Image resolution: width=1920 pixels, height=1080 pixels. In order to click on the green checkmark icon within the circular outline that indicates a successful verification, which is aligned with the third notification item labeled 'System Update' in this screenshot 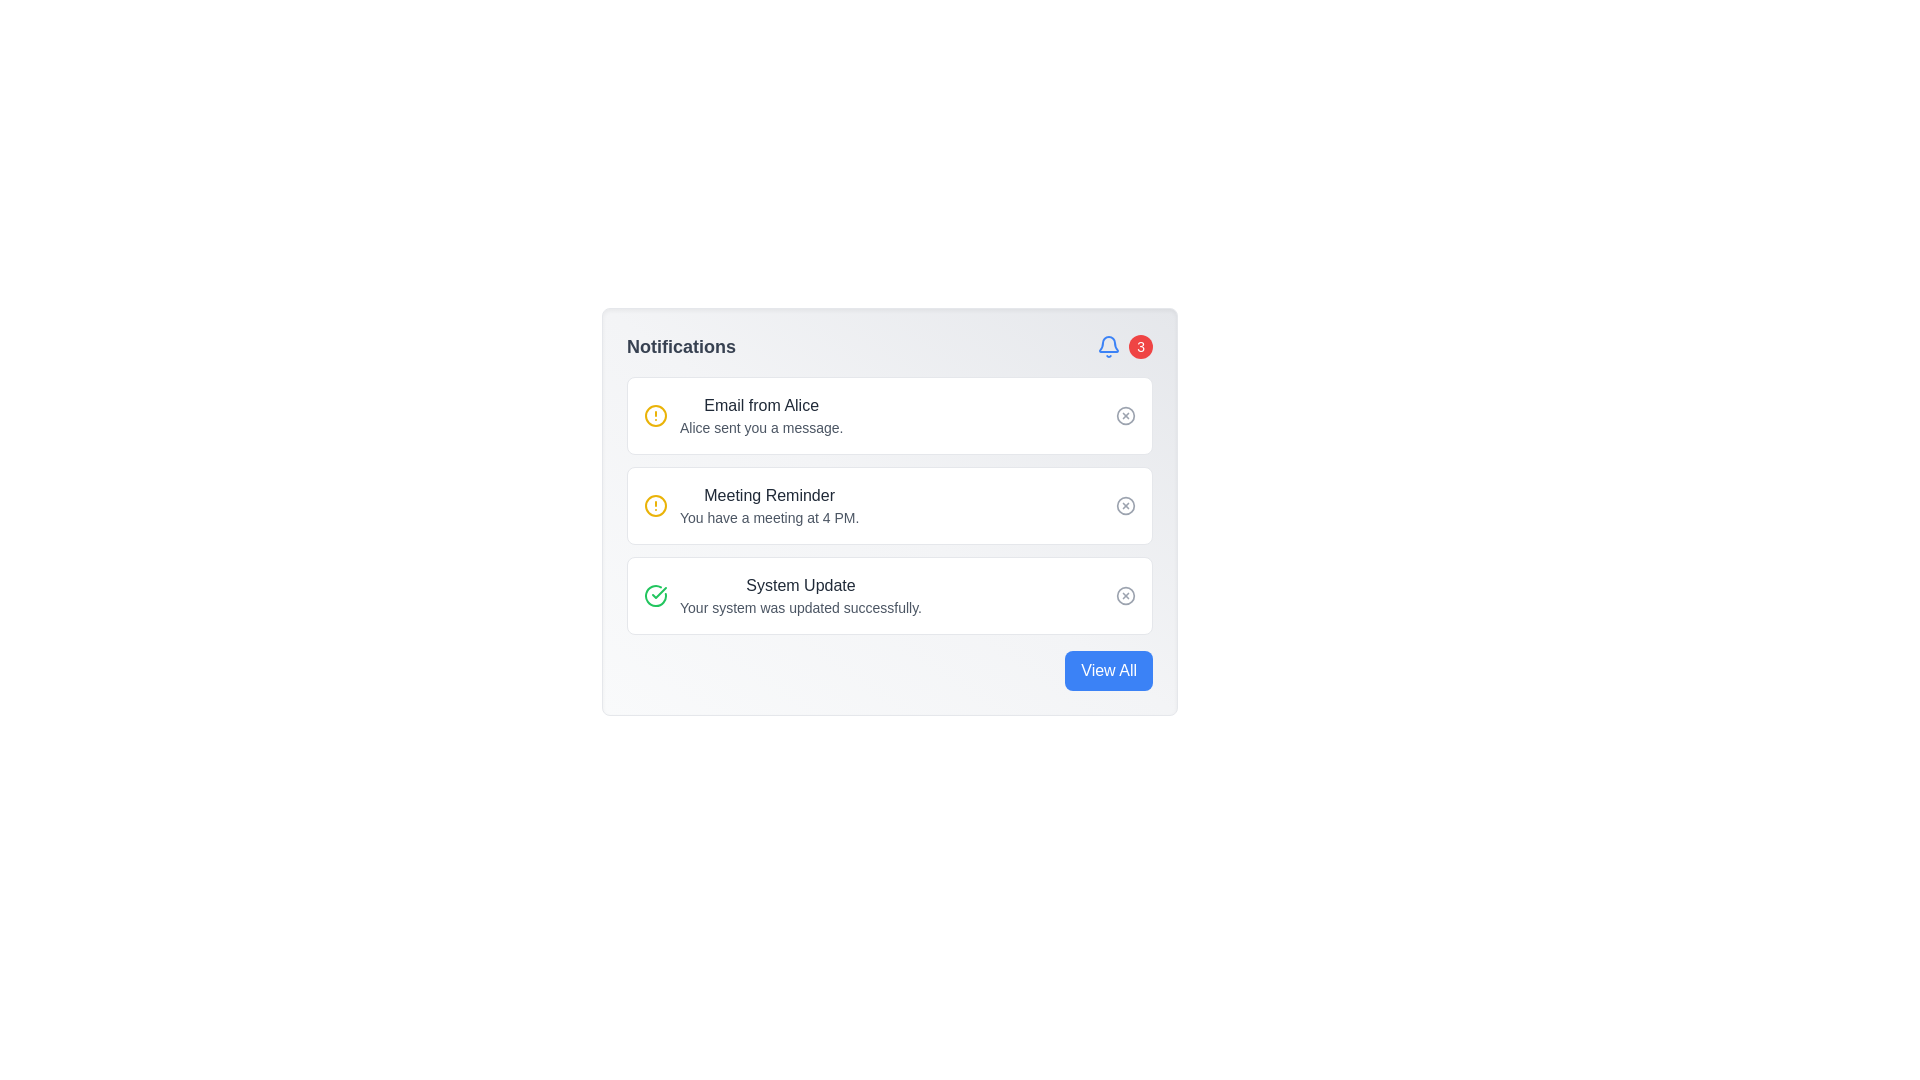, I will do `click(659, 592)`.